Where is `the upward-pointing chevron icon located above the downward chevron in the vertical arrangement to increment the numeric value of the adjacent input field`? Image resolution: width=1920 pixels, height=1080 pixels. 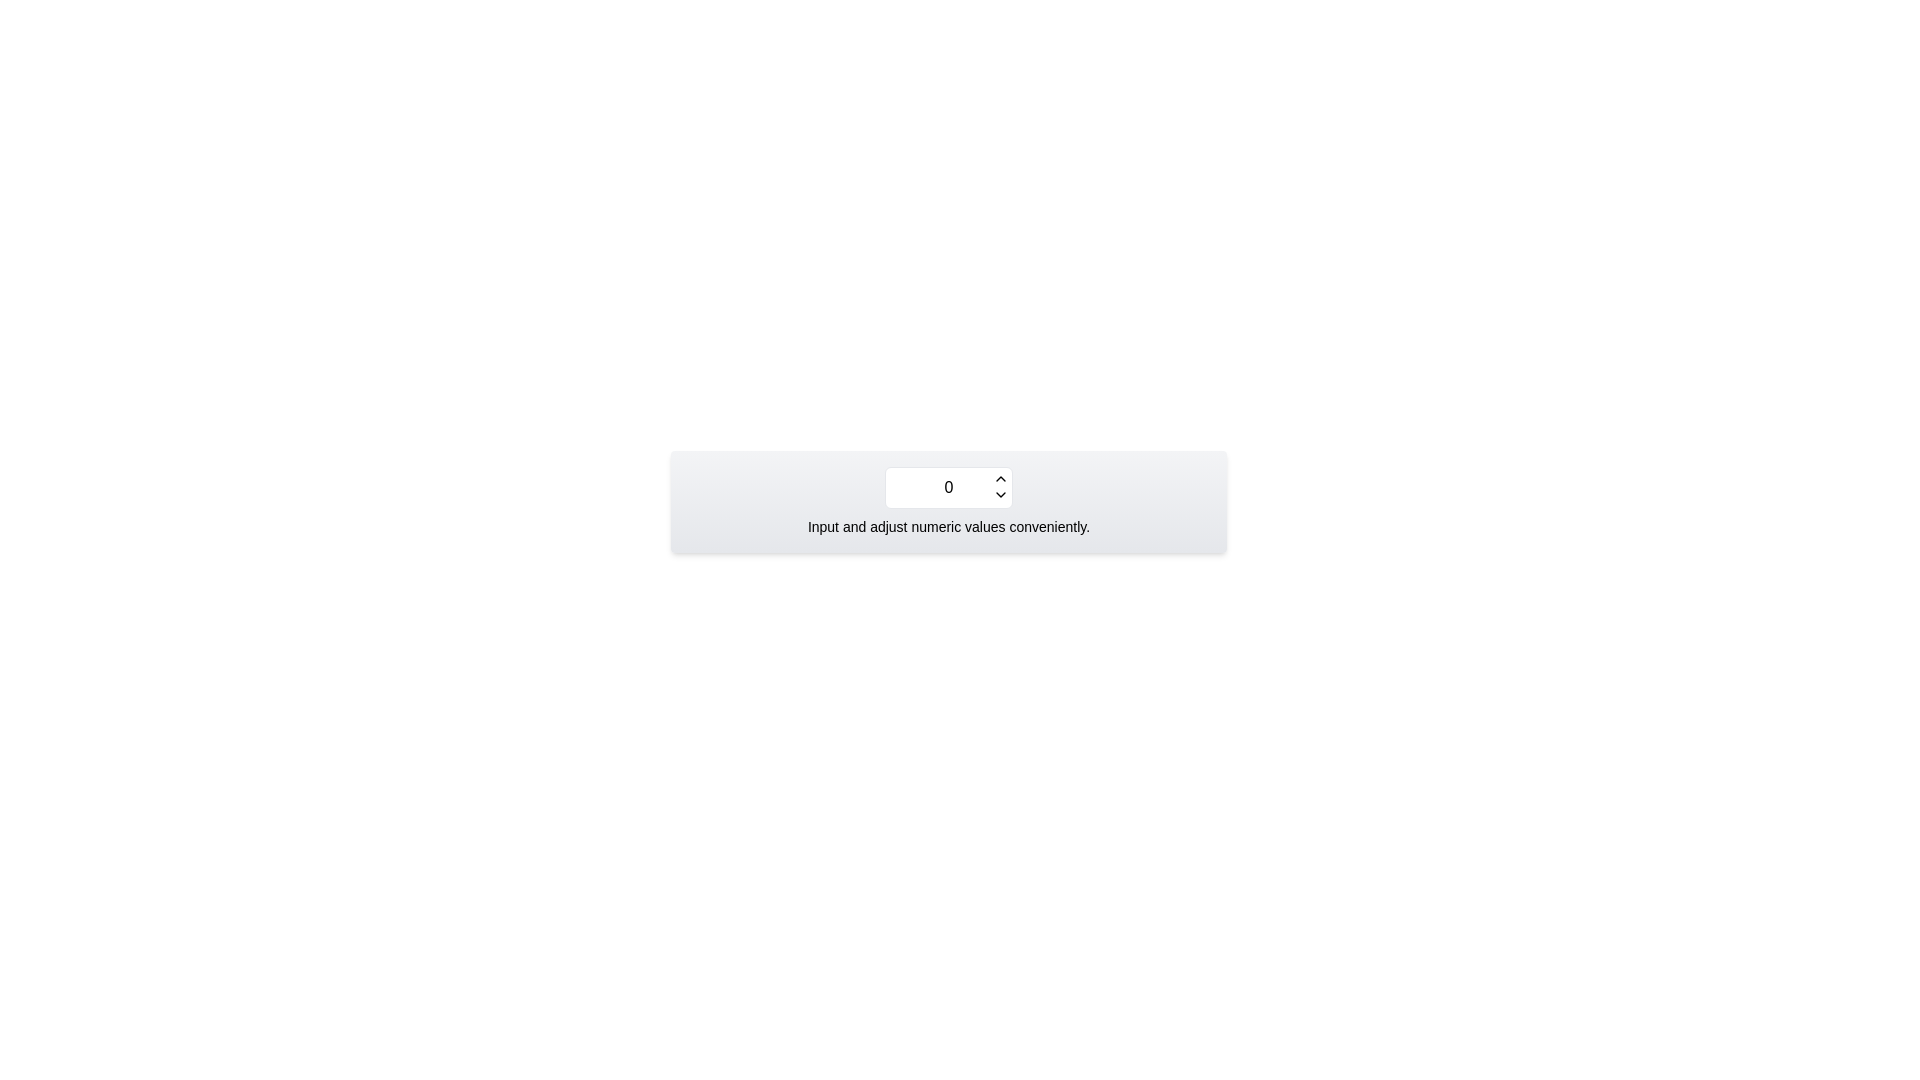
the upward-pointing chevron icon located above the downward chevron in the vertical arrangement to increment the numeric value of the adjacent input field is located at coordinates (1001, 478).